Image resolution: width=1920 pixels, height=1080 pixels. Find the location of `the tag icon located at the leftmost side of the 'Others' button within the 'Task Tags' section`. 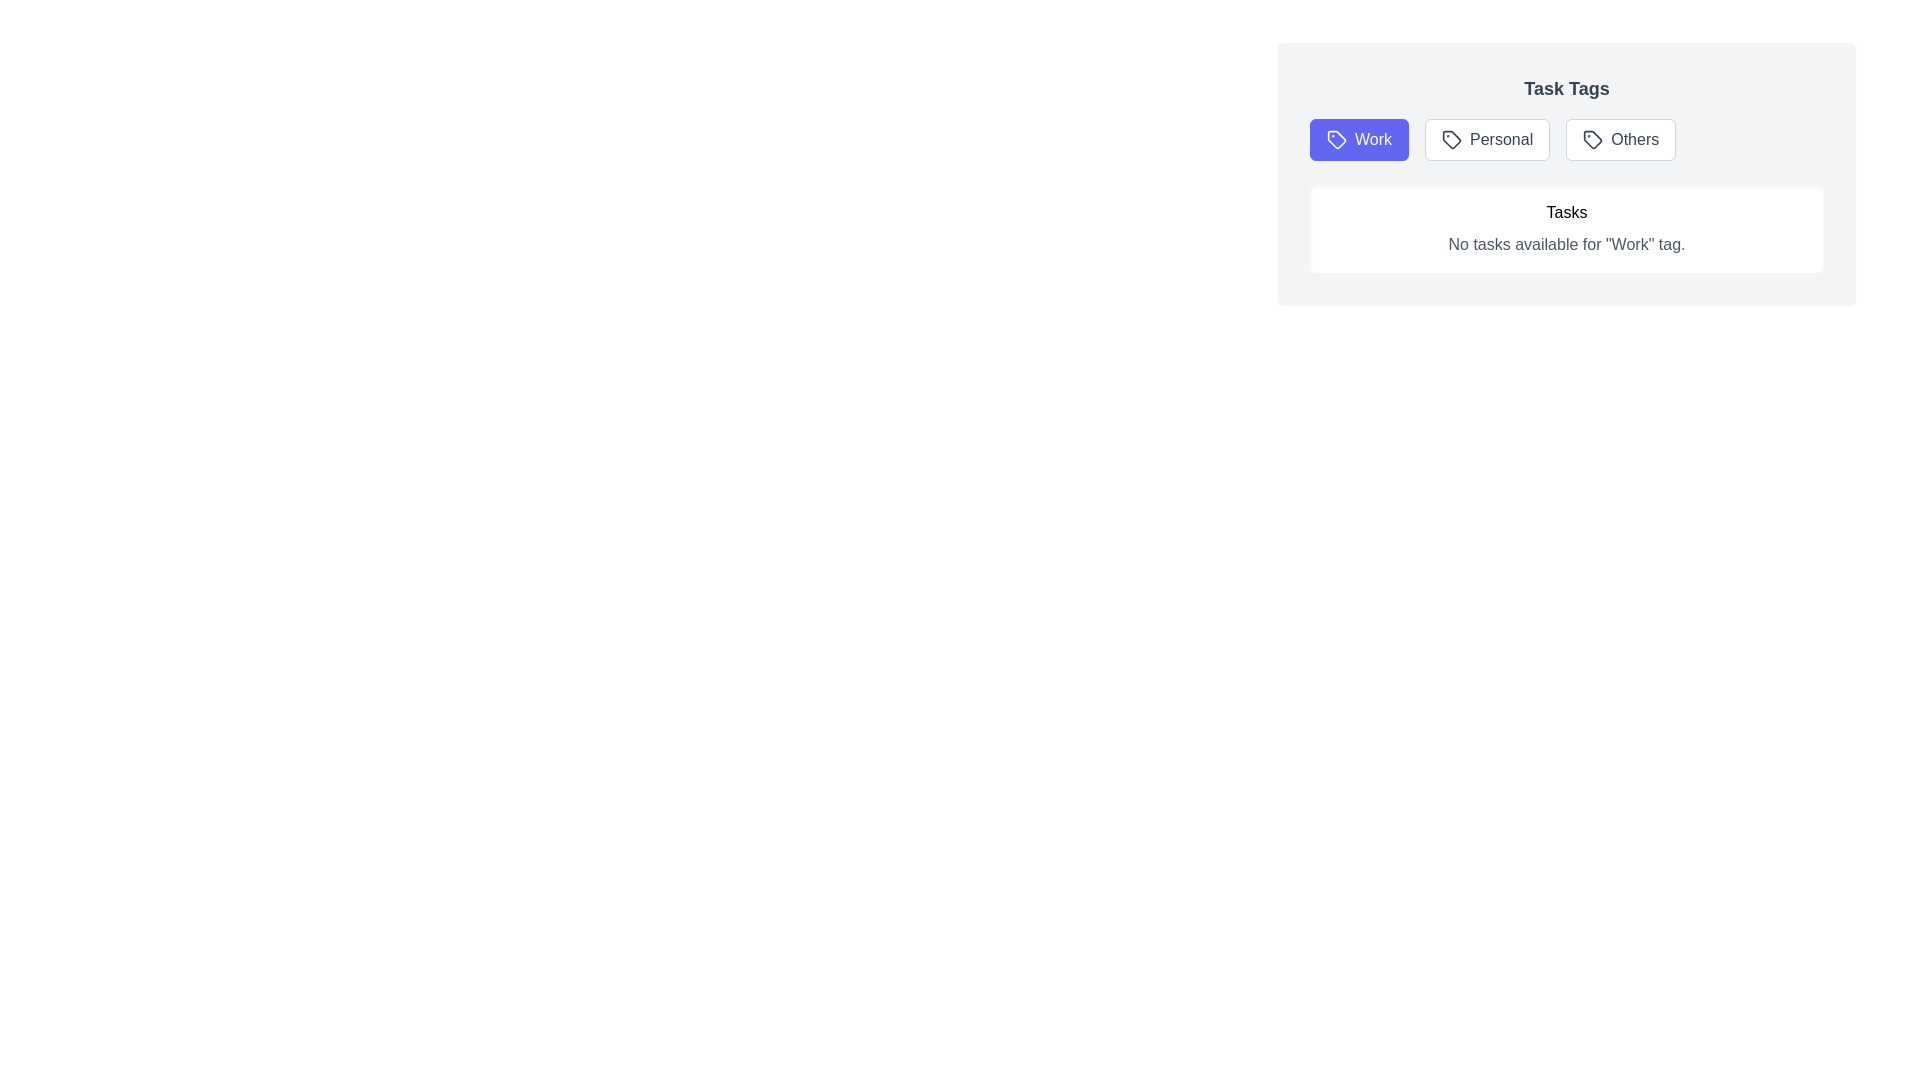

the tag icon located at the leftmost side of the 'Others' button within the 'Task Tags' section is located at coordinates (1592, 138).